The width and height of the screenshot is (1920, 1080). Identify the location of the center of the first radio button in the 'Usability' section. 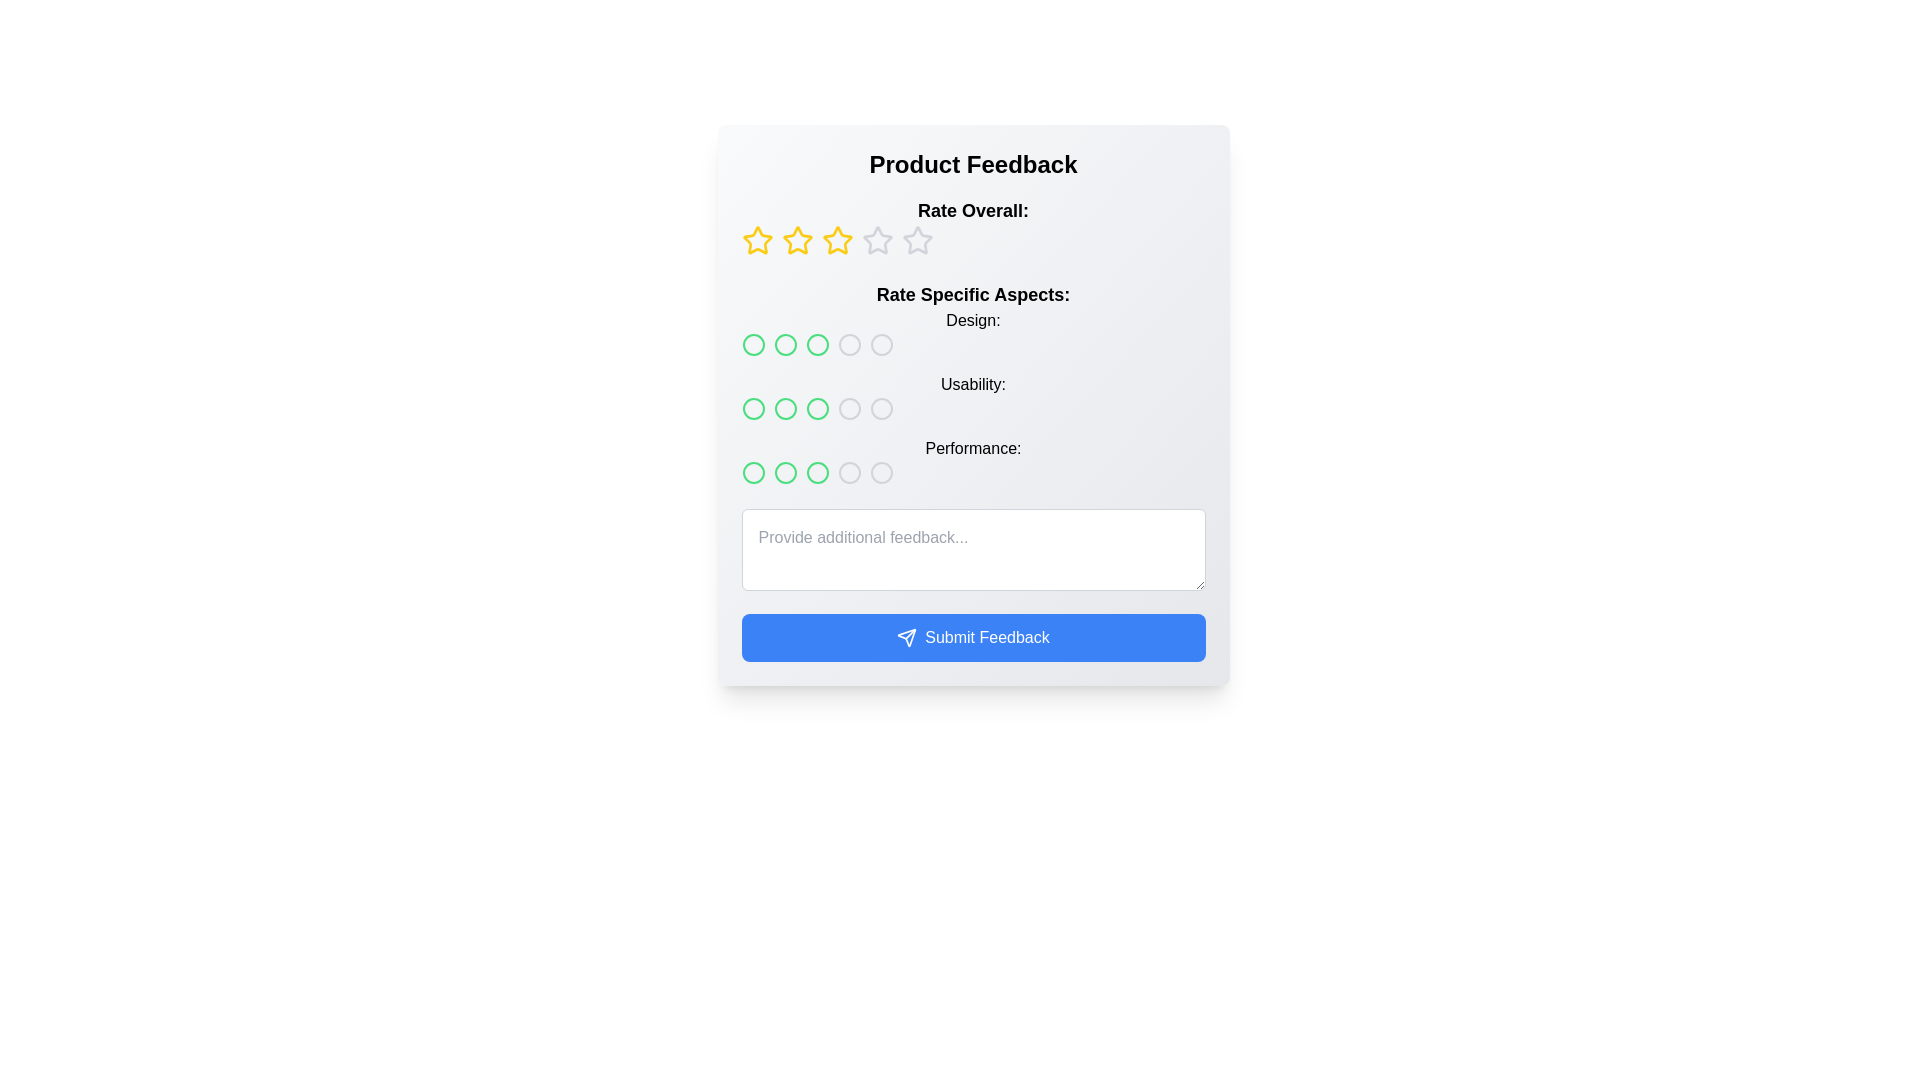
(752, 407).